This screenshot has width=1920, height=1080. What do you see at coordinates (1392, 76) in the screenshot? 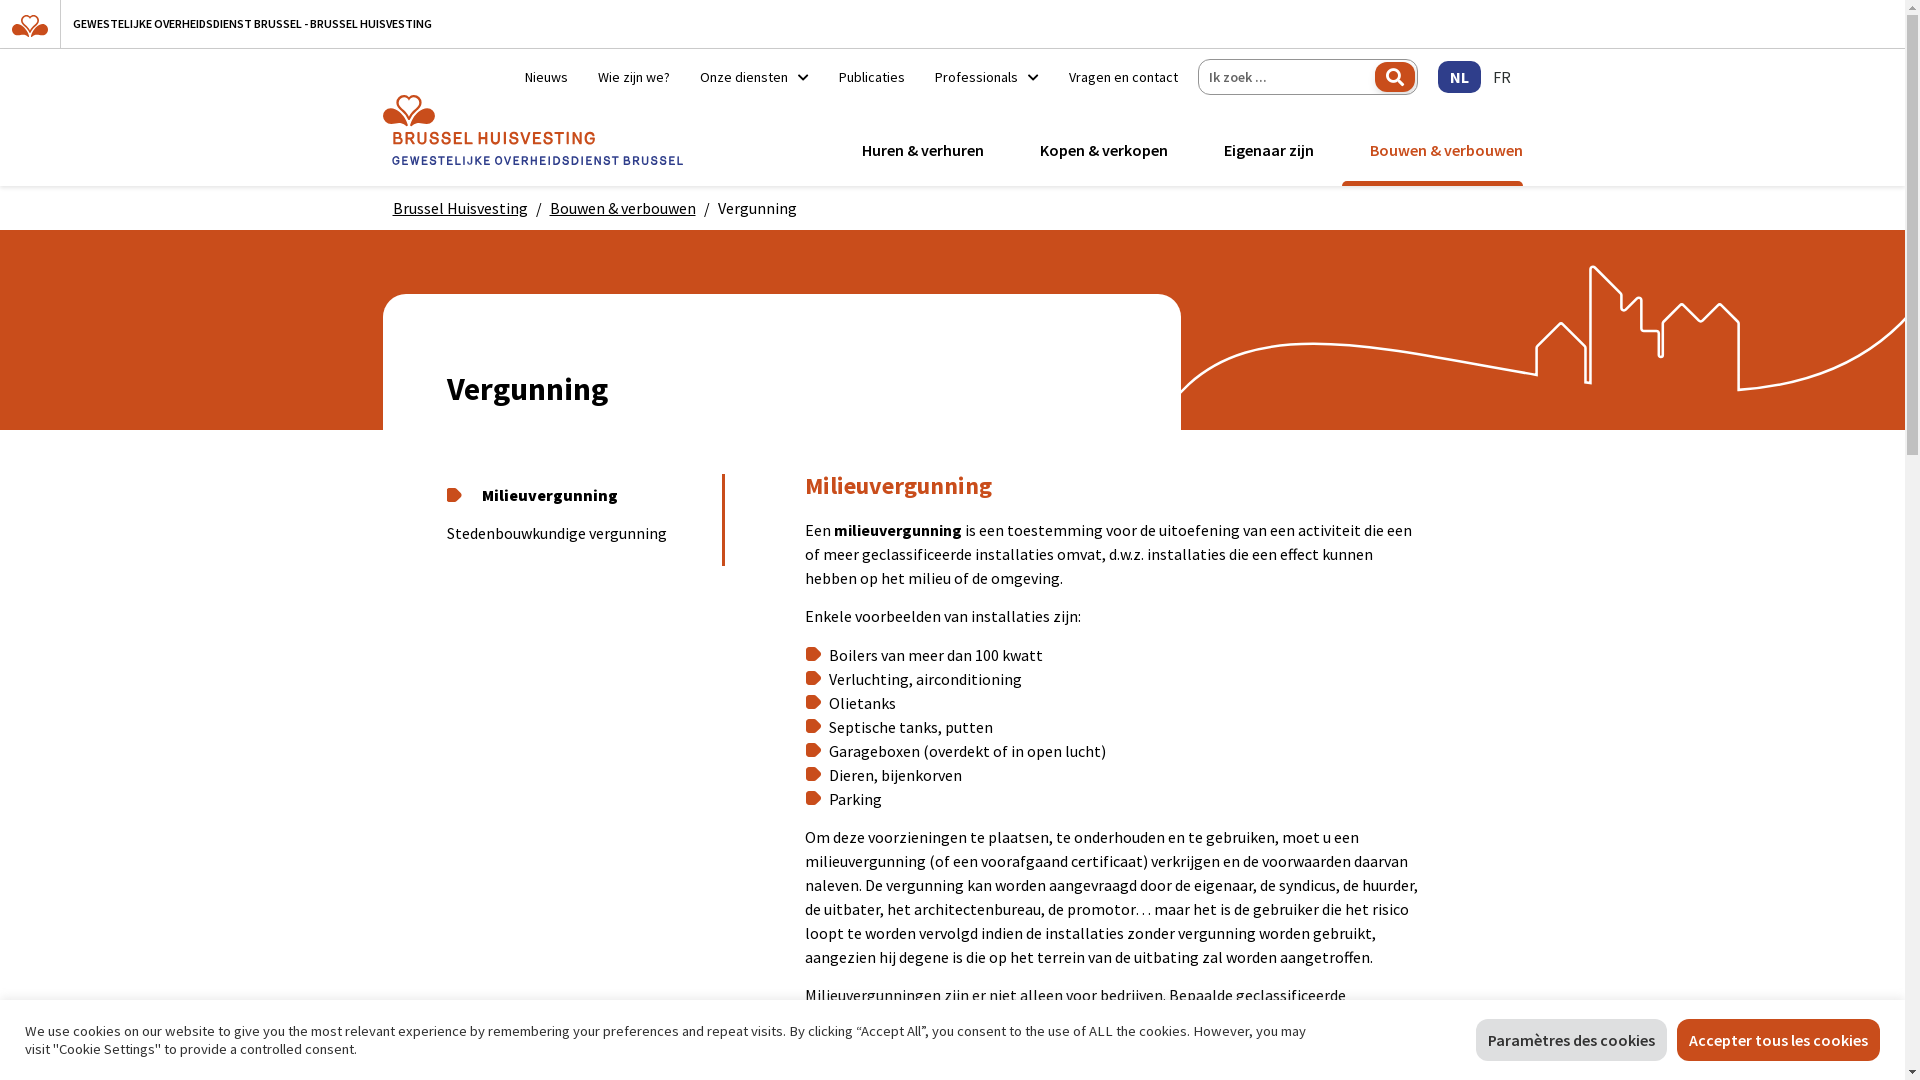
I see `'Zoeken'` at bounding box center [1392, 76].